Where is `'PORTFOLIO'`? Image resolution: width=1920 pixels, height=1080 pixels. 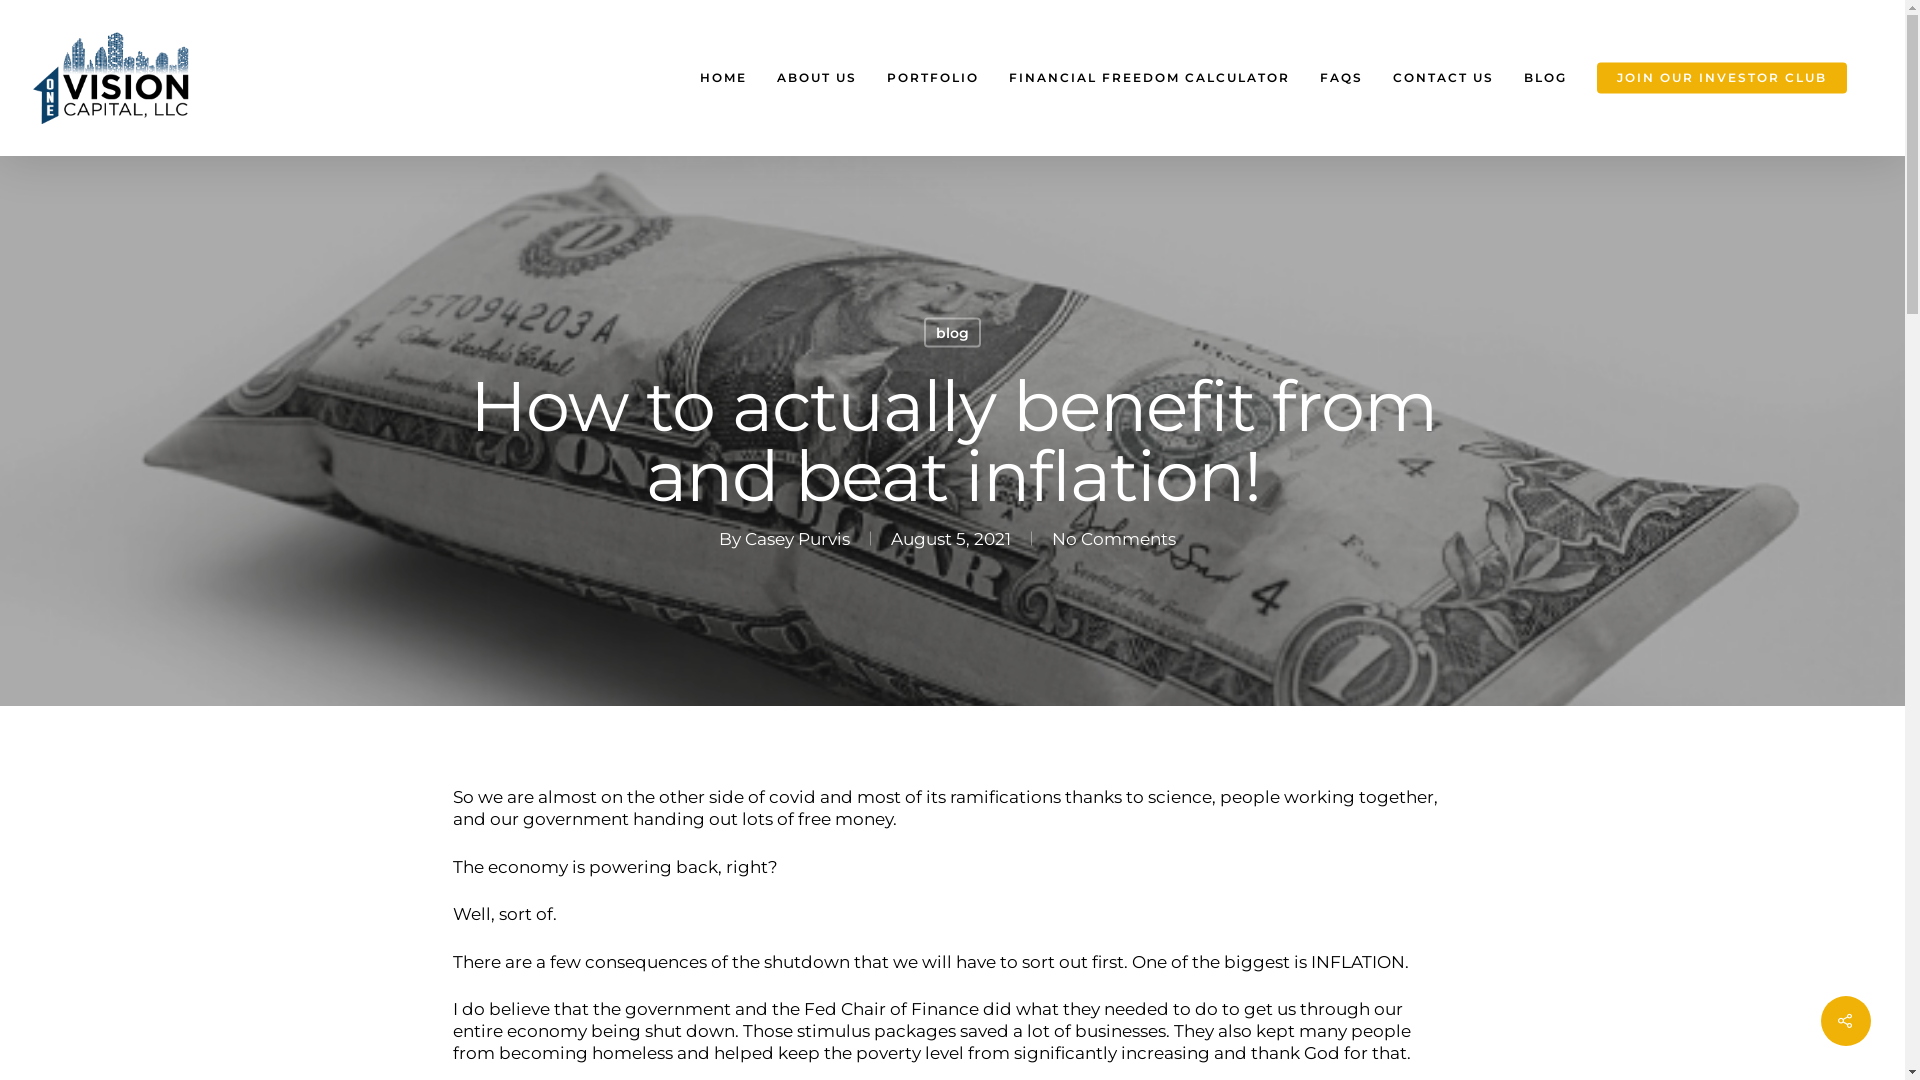 'PORTFOLIO' is located at coordinates (931, 76).